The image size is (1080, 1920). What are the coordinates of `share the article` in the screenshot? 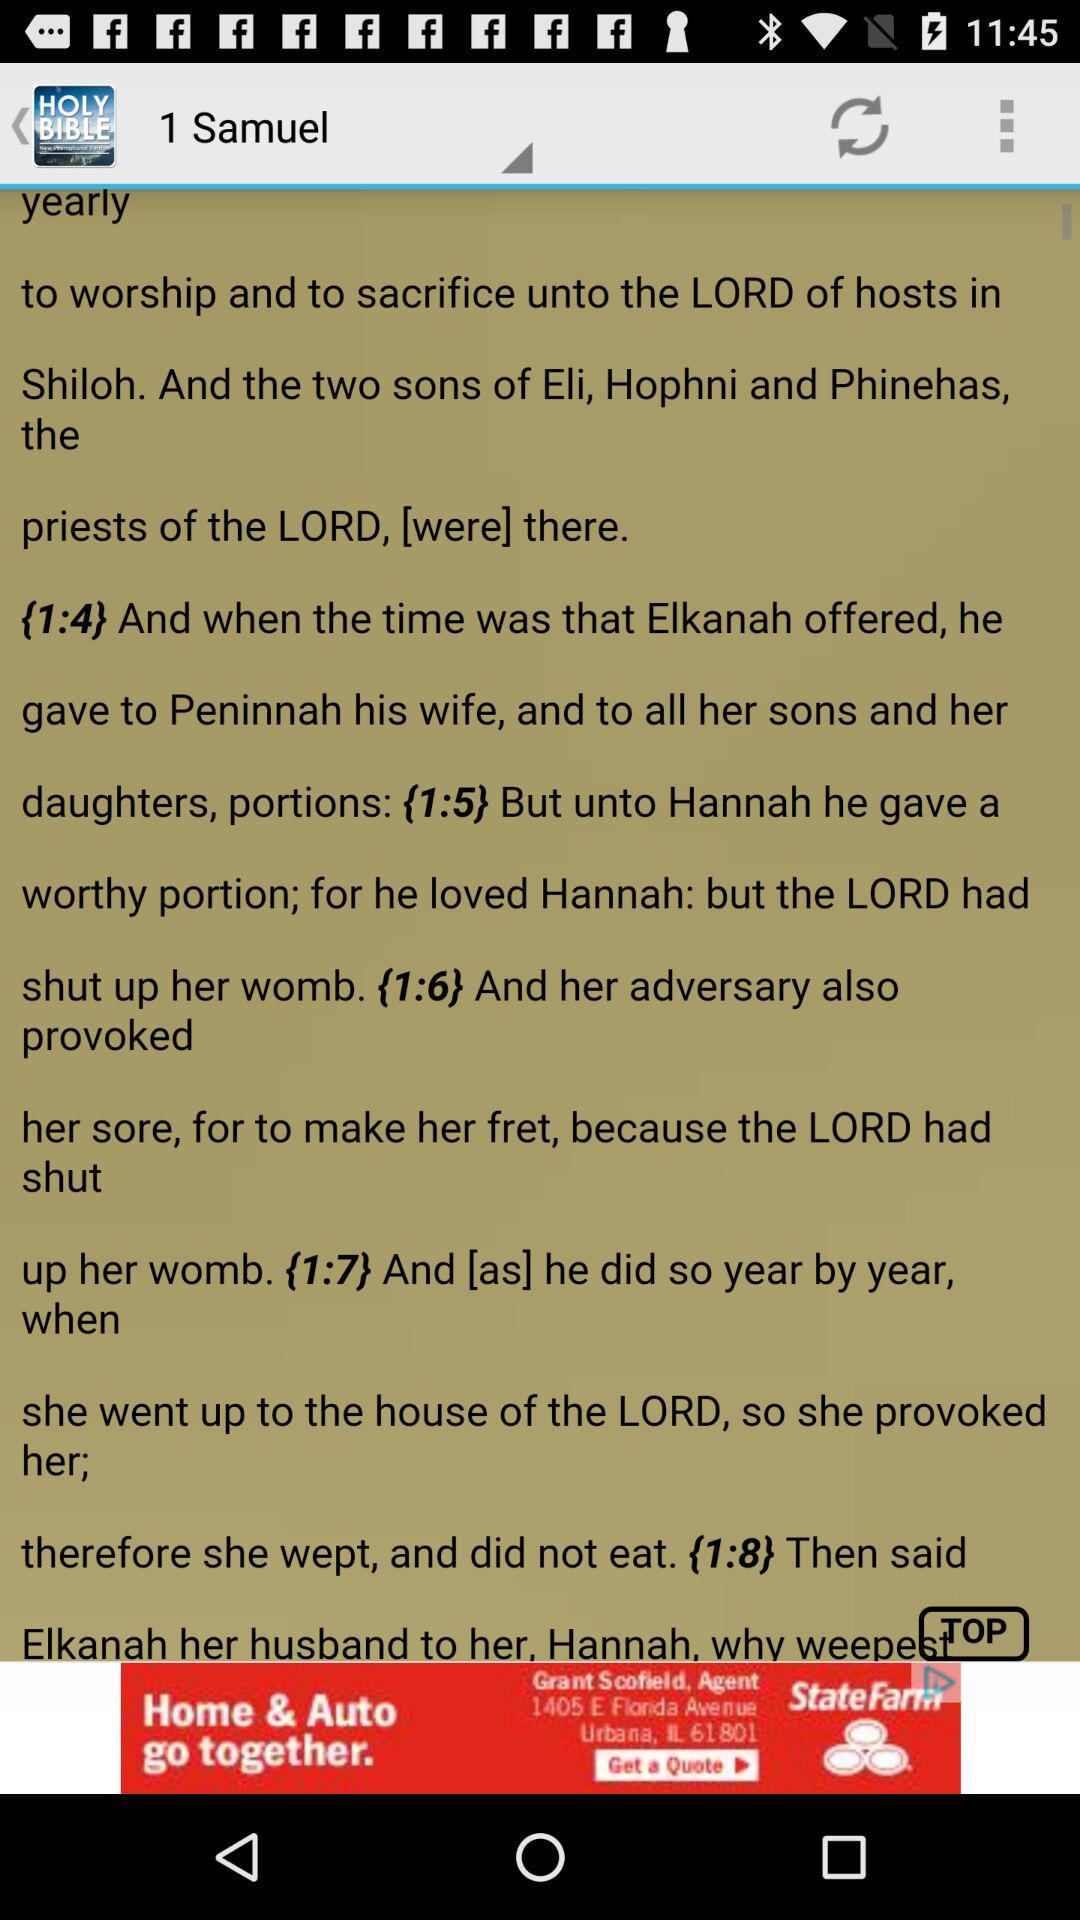 It's located at (540, 924).